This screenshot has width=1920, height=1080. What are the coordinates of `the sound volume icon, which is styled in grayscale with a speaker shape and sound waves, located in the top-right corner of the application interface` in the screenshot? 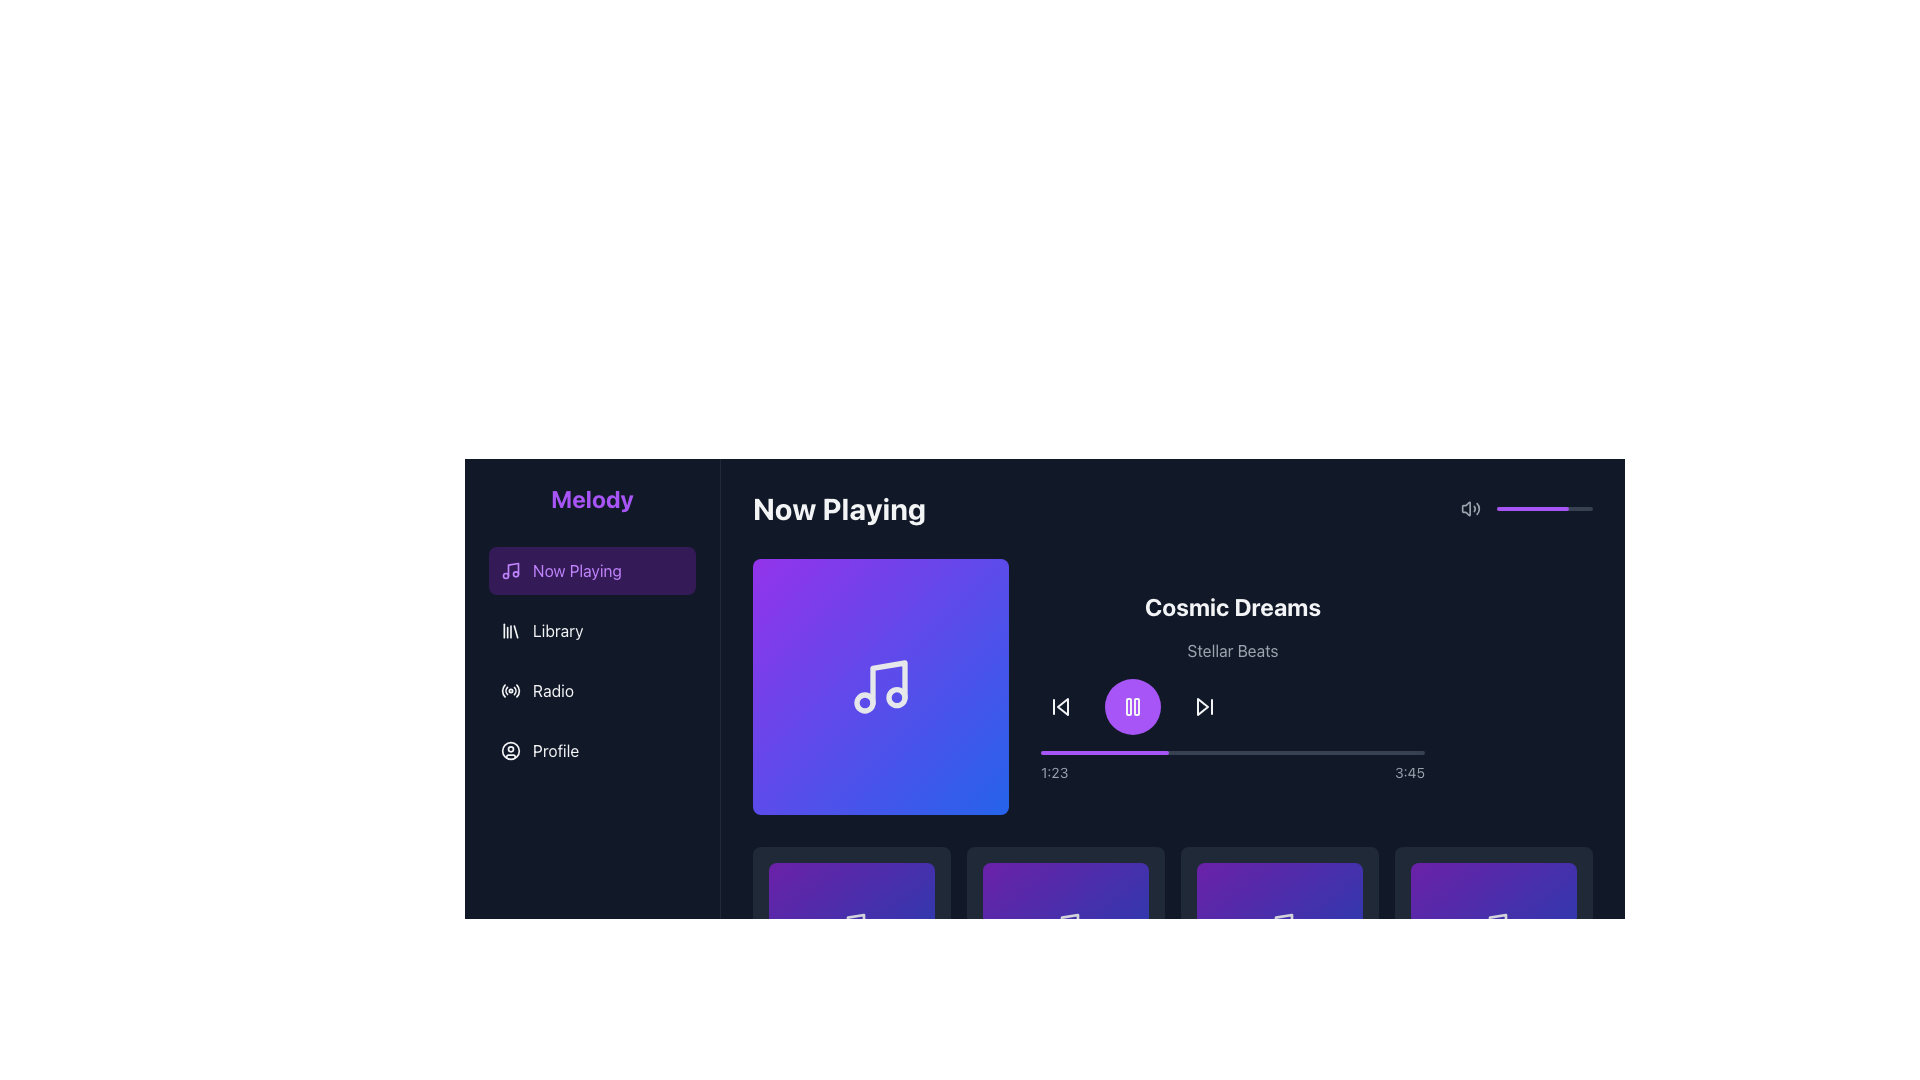 It's located at (1470, 508).